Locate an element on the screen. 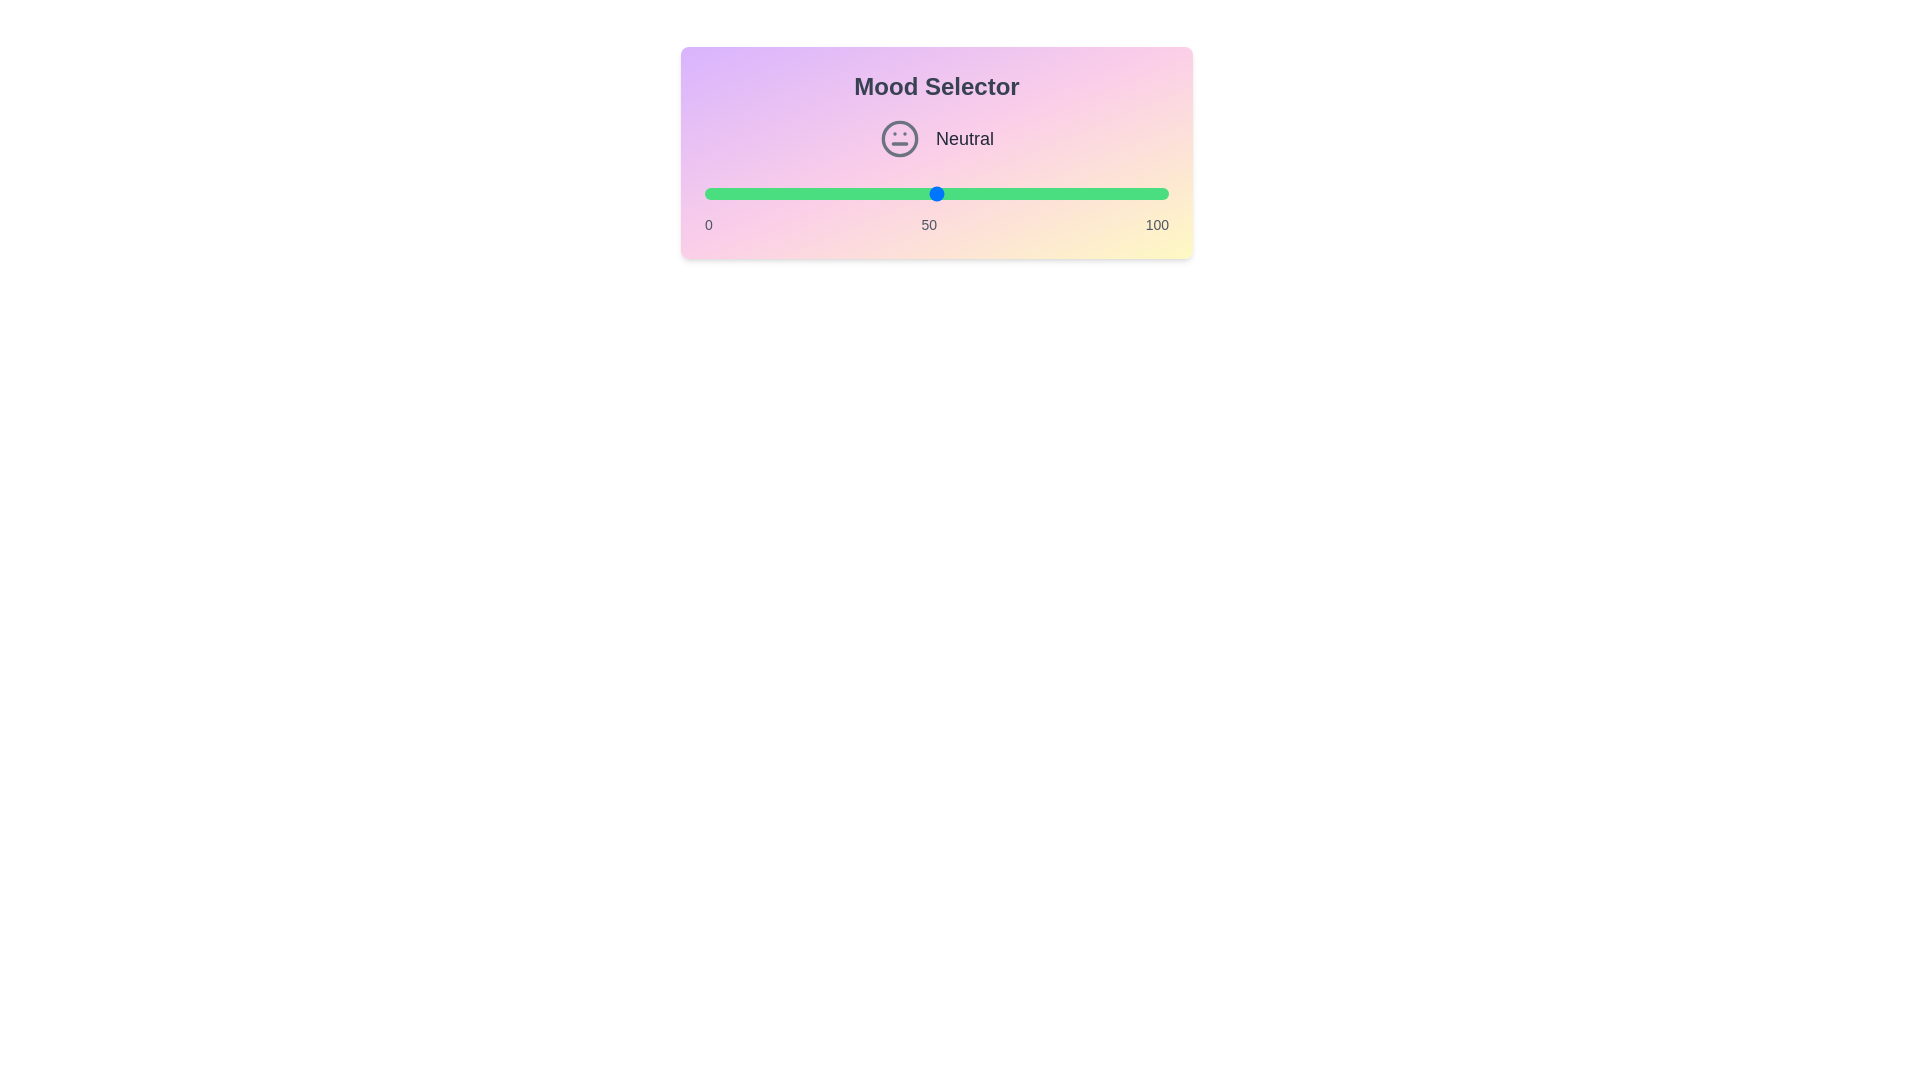  the mood value to 71 by adjusting the slider is located at coordinates (1034, 193).